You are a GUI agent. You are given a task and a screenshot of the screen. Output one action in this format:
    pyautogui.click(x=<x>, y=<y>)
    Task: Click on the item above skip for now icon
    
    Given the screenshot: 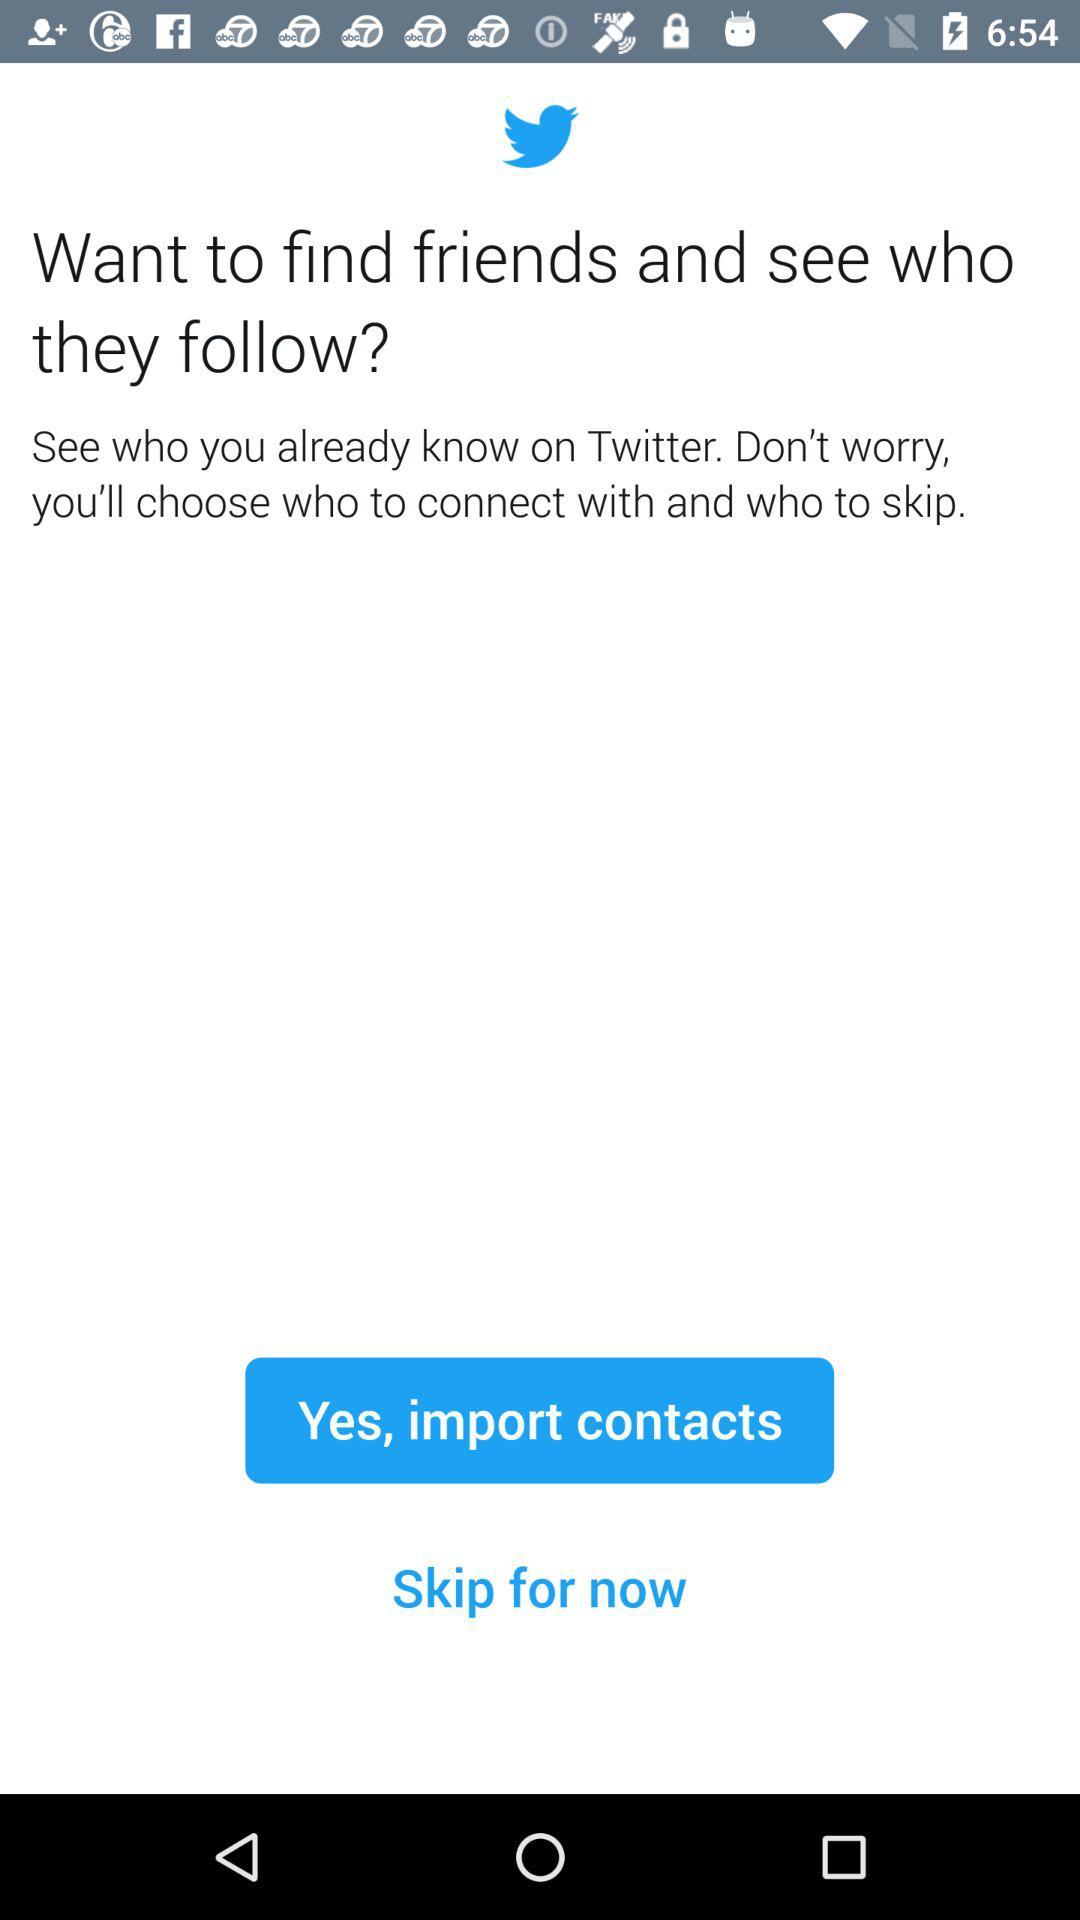 What is the action you would take?
    pyautogui.click(x=538, y=1419)
    